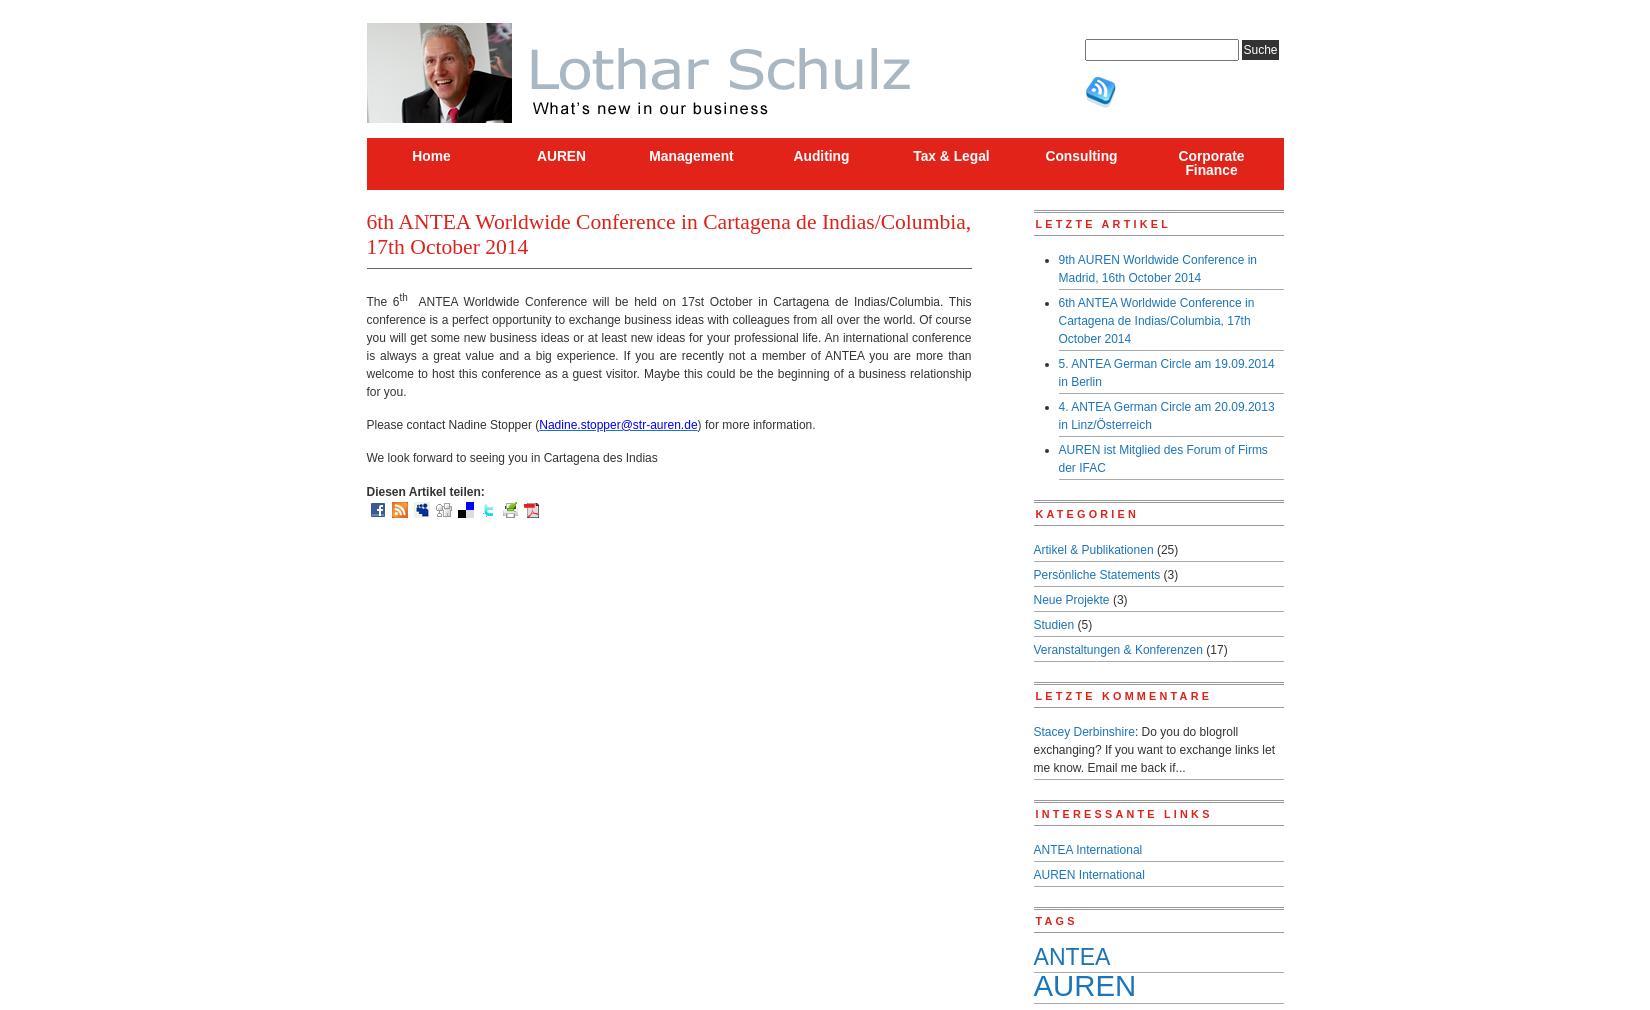  I want to click on '(25)', so click(1165, 548).